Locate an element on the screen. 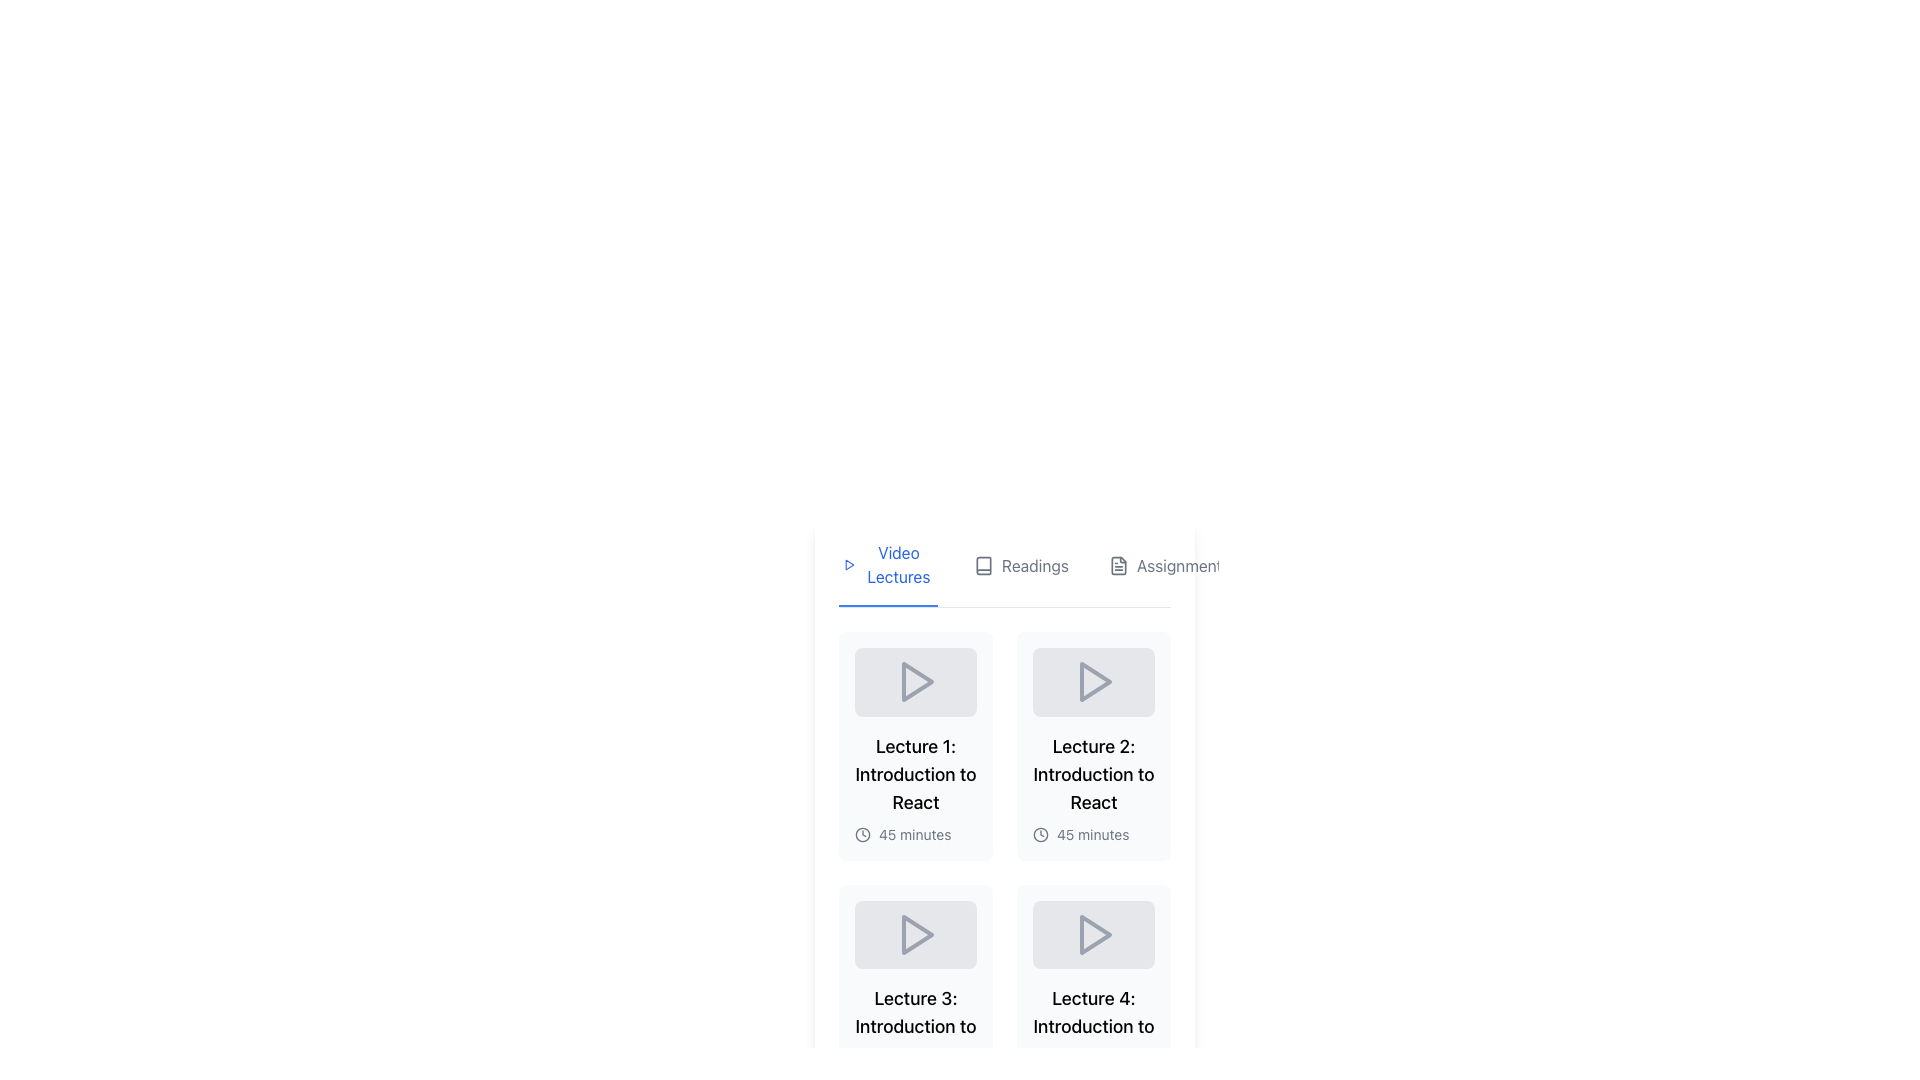 Image resolution: width=1920 pixels, height=1080 pixels. the 'Assignments' label located at the top-right corner of the navigation bar is located at coordinates (1183, 566).